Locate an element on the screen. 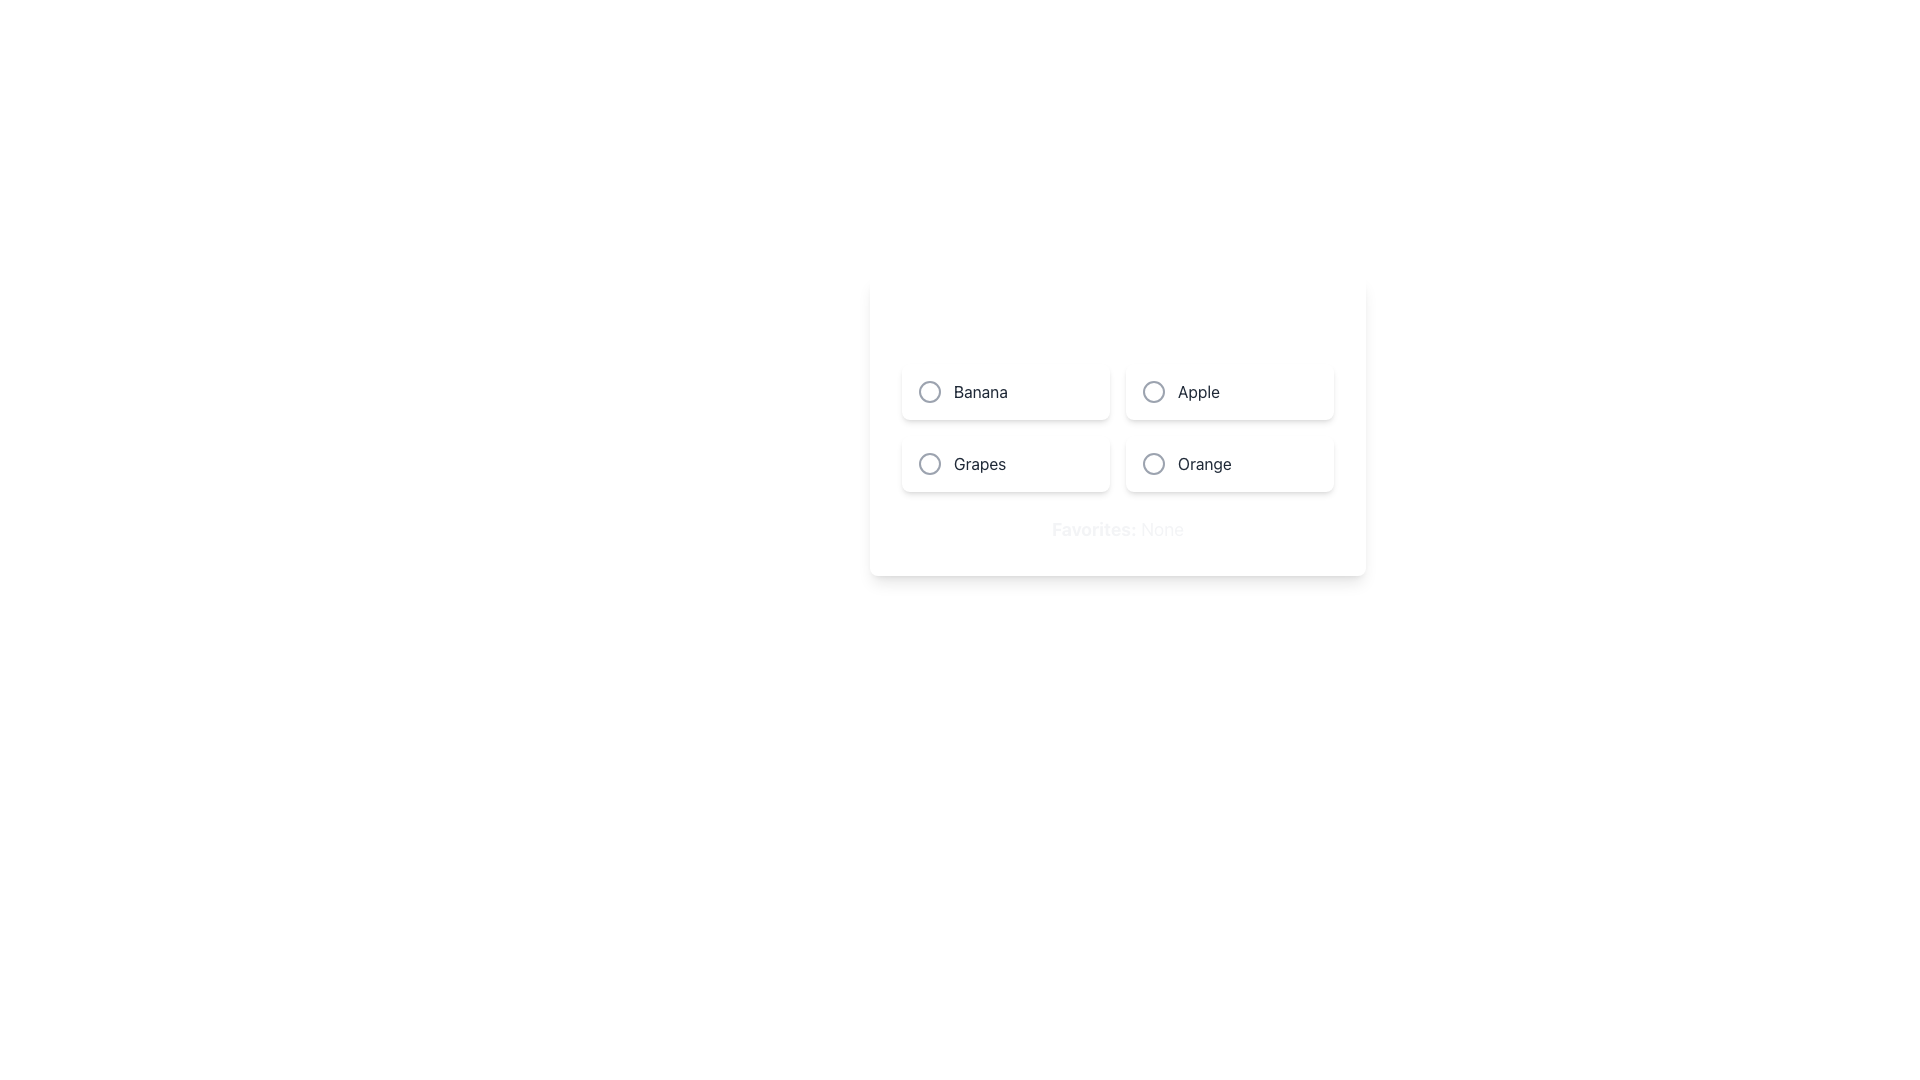 This screenshot has height=1080, width=1920. the circular radio button indicator for the 'Apple' option is located at coordinates (1153, 392).